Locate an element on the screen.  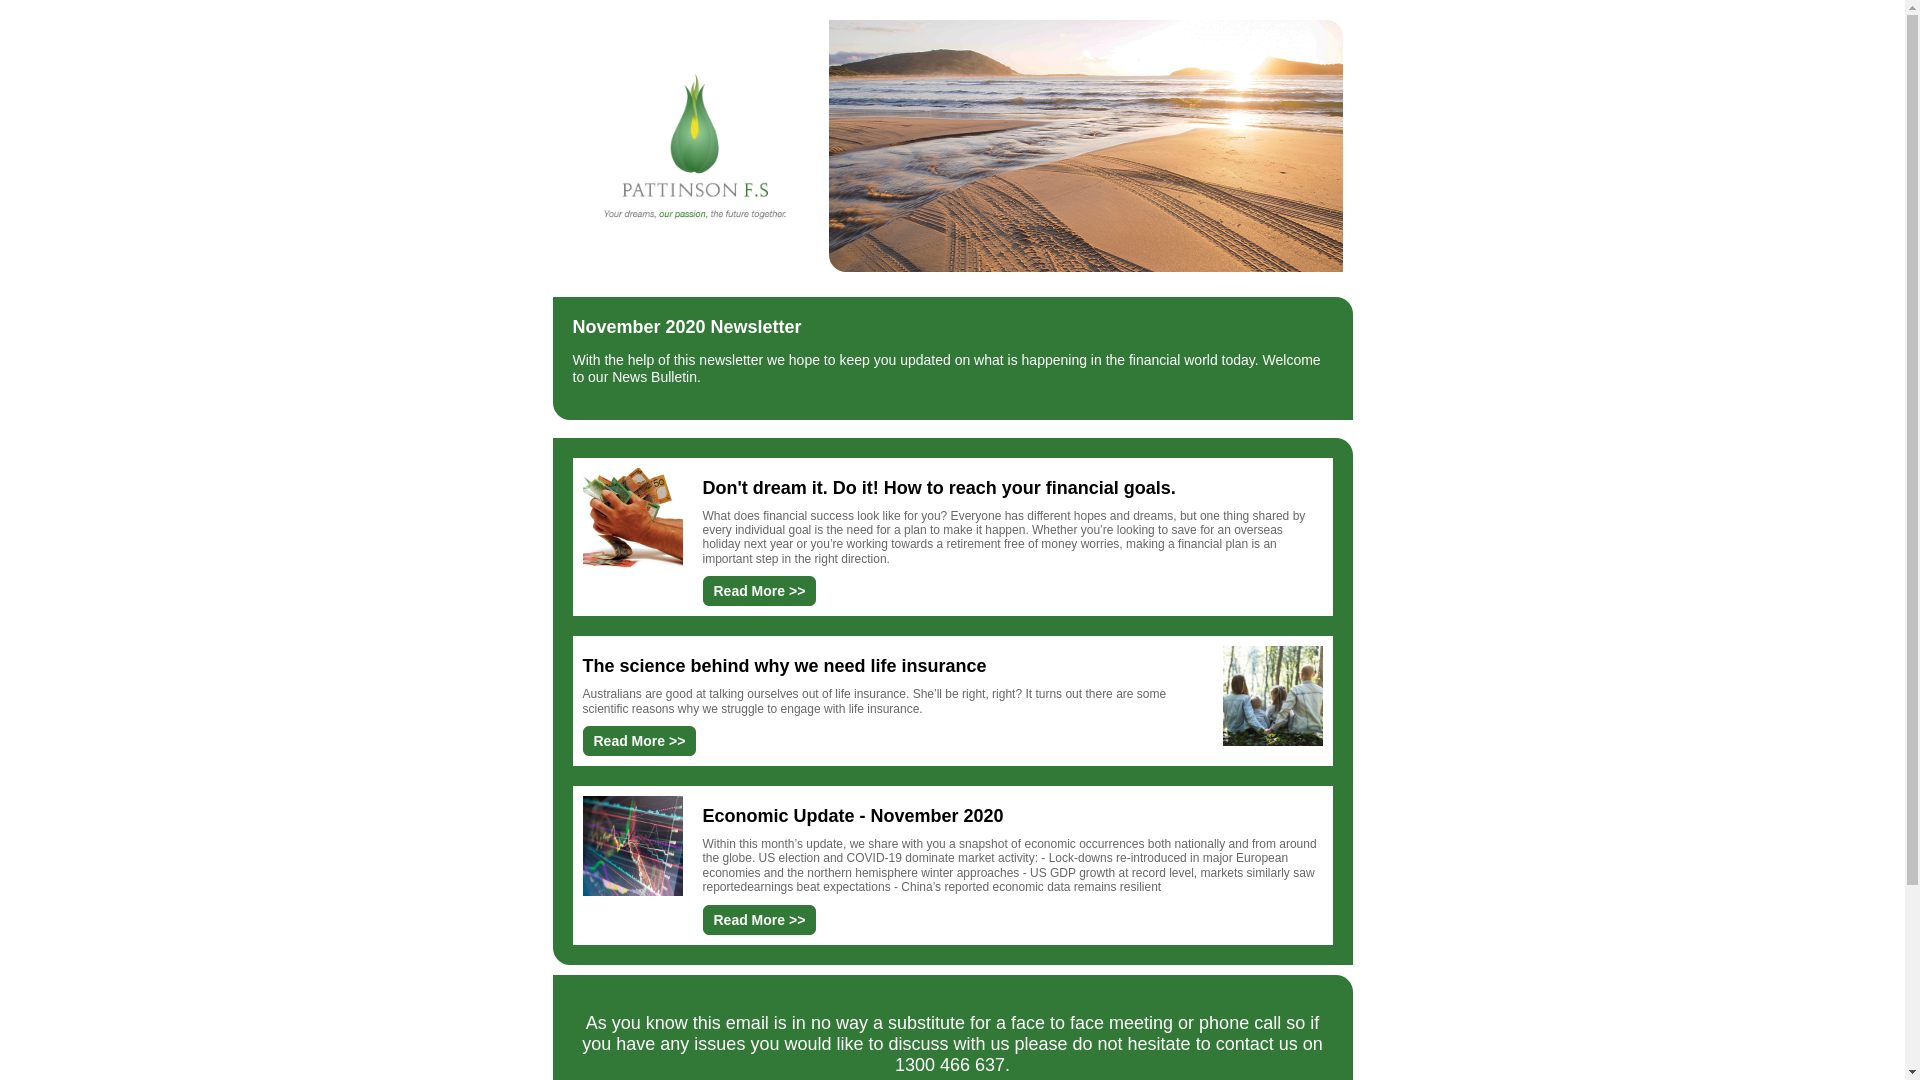
'Read More >>' is located at coordinates (757, 589).